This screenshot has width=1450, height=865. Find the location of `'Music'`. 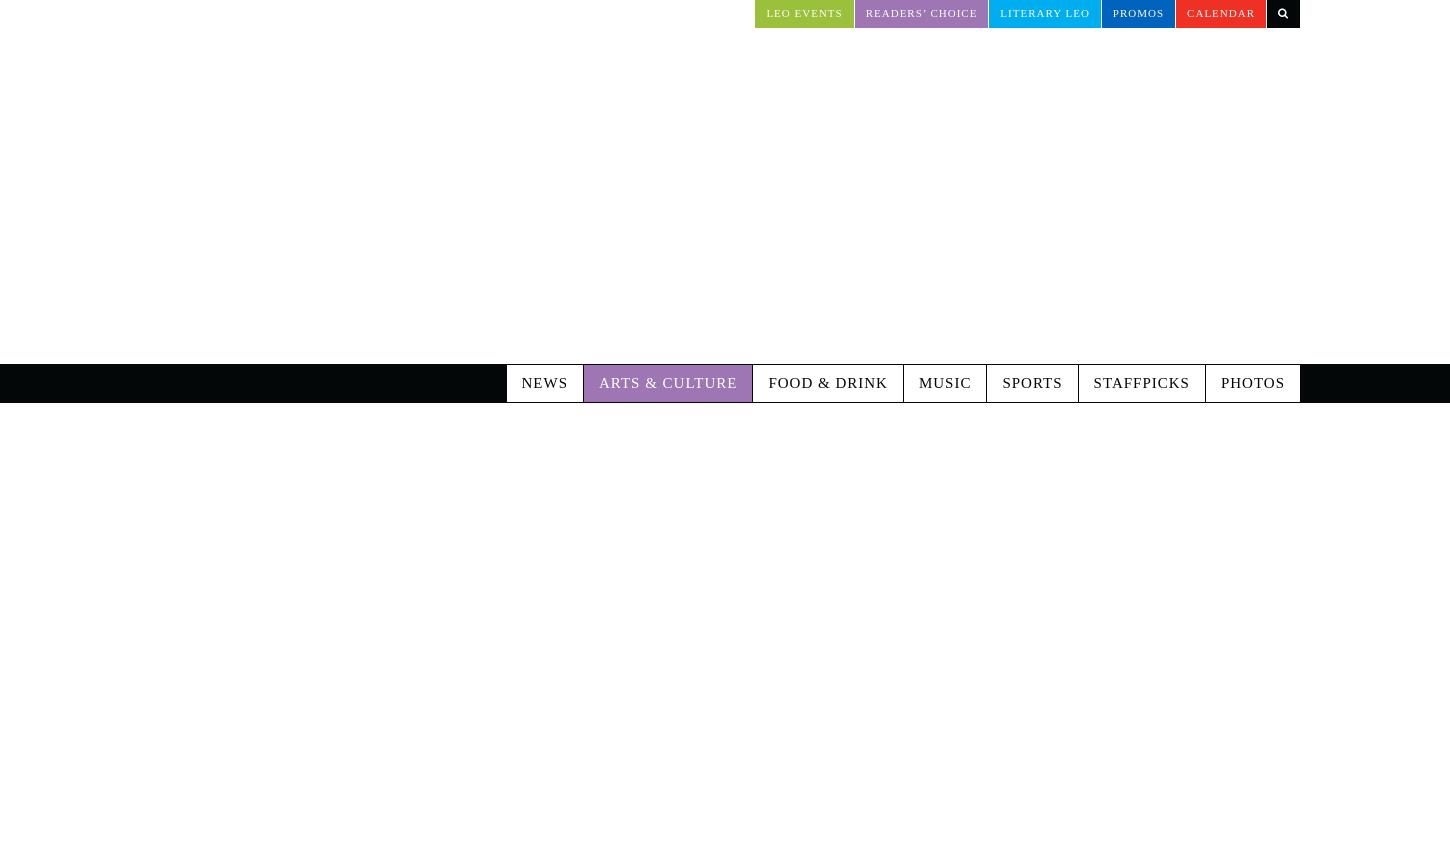

'Music' is located at coordinates (943, 299).